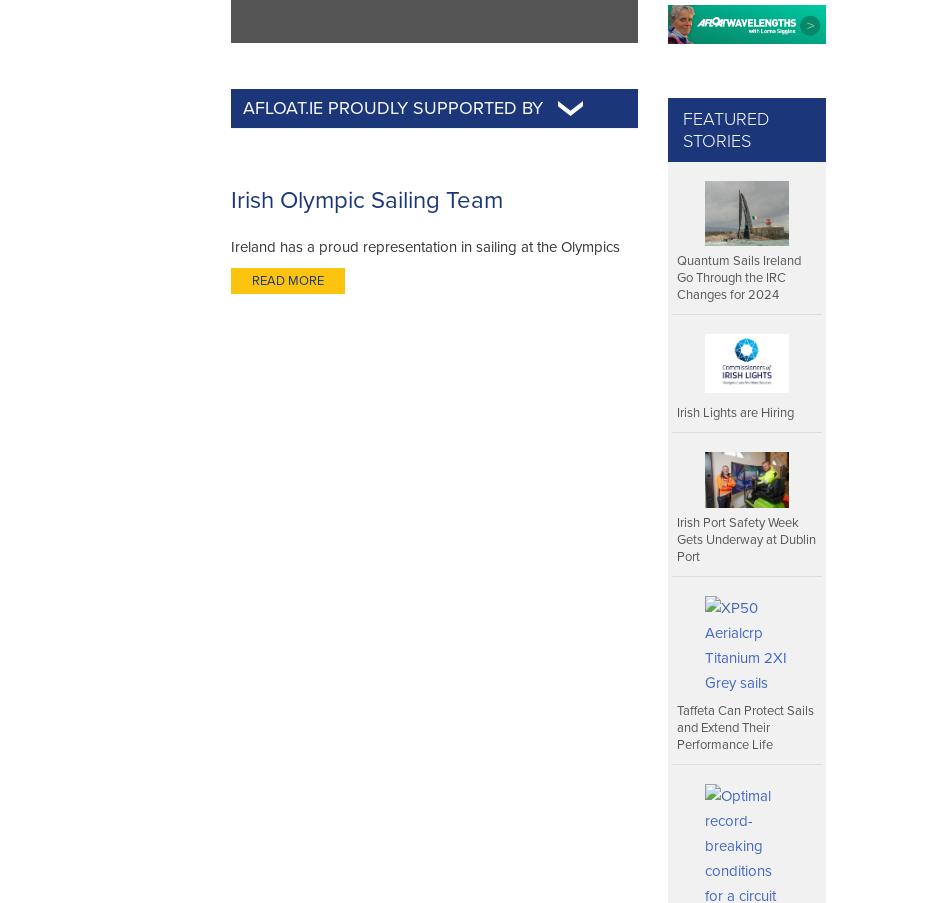  What do you see at coordinates (746, 538) in the screenshot?
I see `'Irish Port Safety Week Gets Underway at Dublin Port'` at bounding box center [746, 538].